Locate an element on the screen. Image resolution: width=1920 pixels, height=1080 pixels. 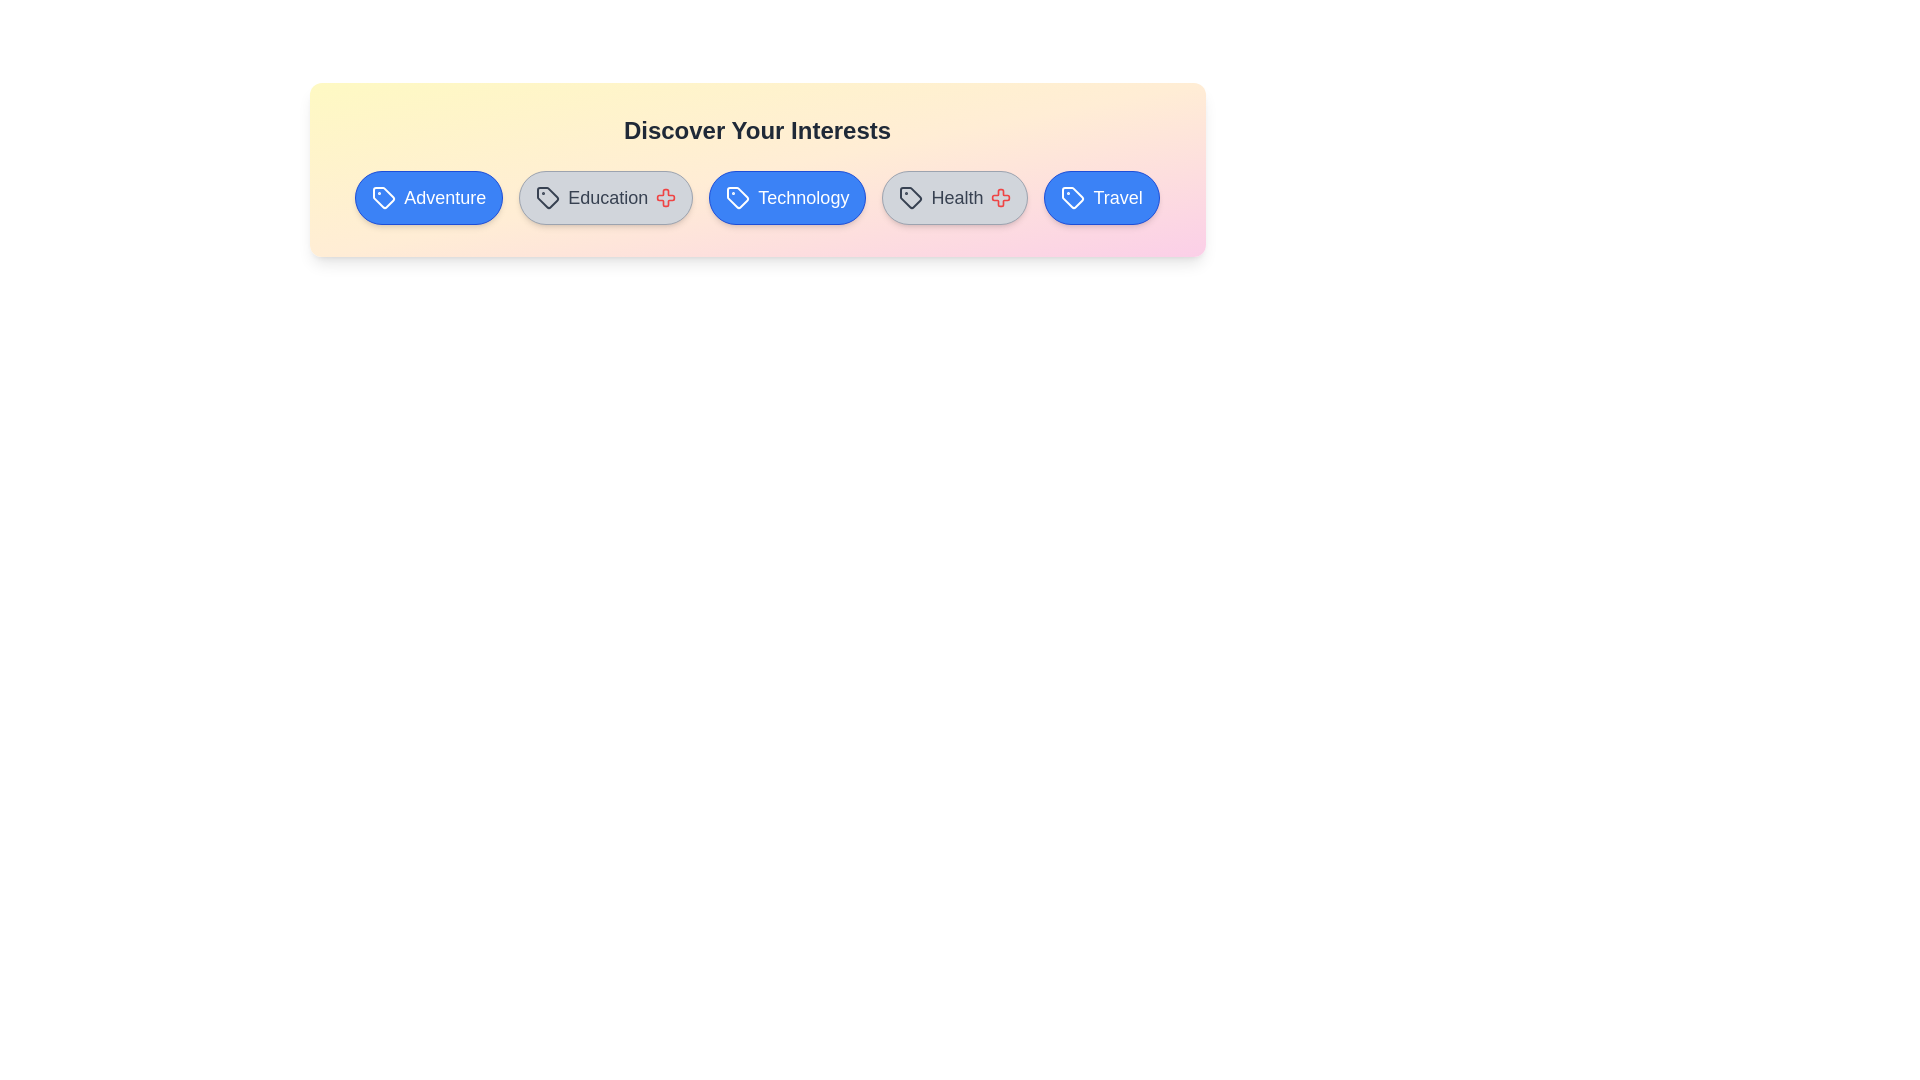
the tag labeled Technology to observe the hover effect is located at coordinates (786, 197).